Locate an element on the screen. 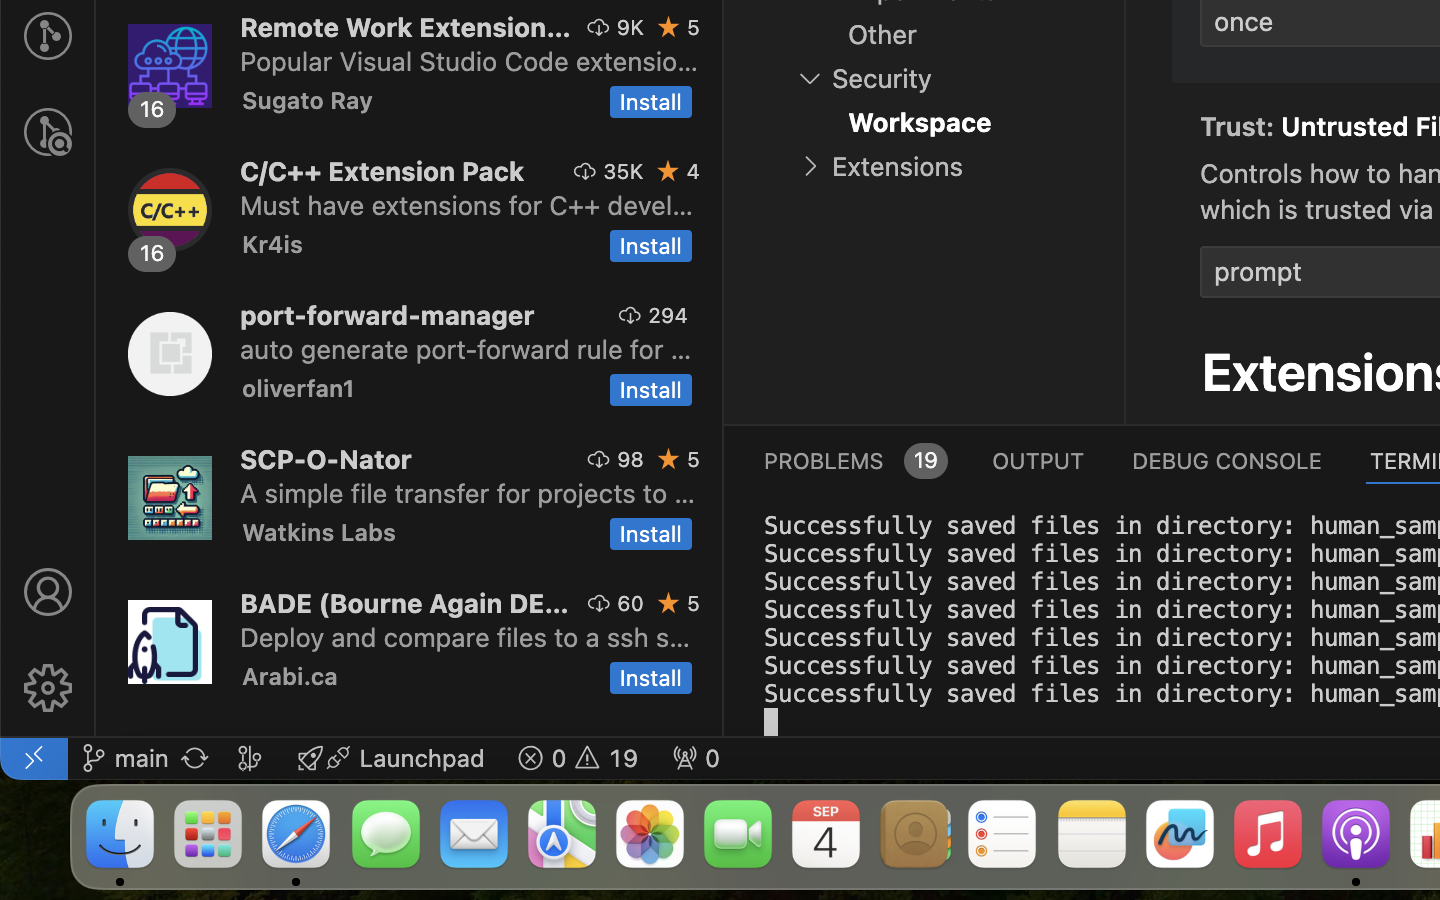 Image resolution: width=1440 pixels, height=900 pixels. 'Sugato Ray' is located at coordinates (308, 98).